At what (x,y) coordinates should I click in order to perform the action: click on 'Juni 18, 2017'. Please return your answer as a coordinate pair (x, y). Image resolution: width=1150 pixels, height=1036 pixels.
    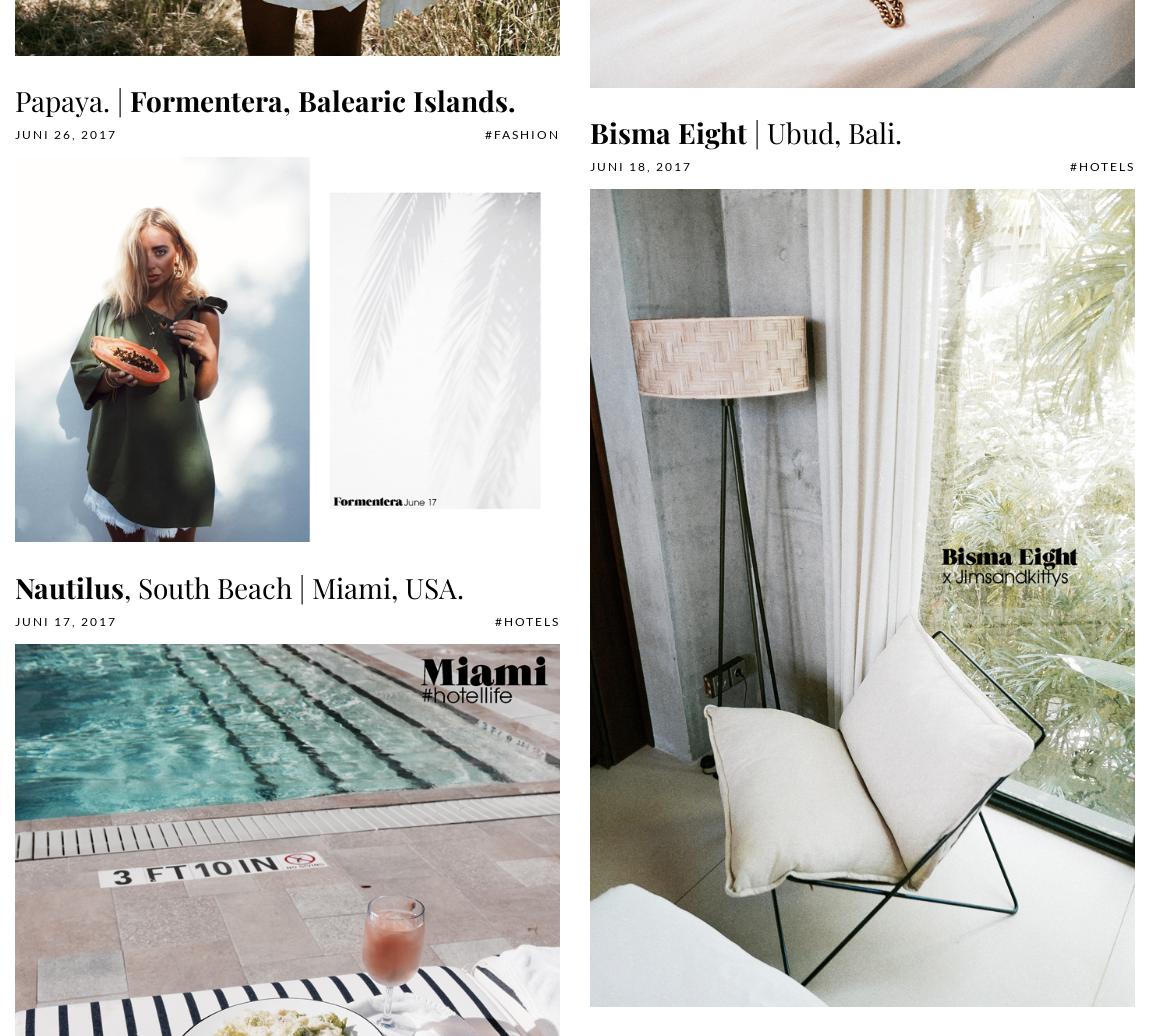
    Looking at the image, I should click on (640, 166).